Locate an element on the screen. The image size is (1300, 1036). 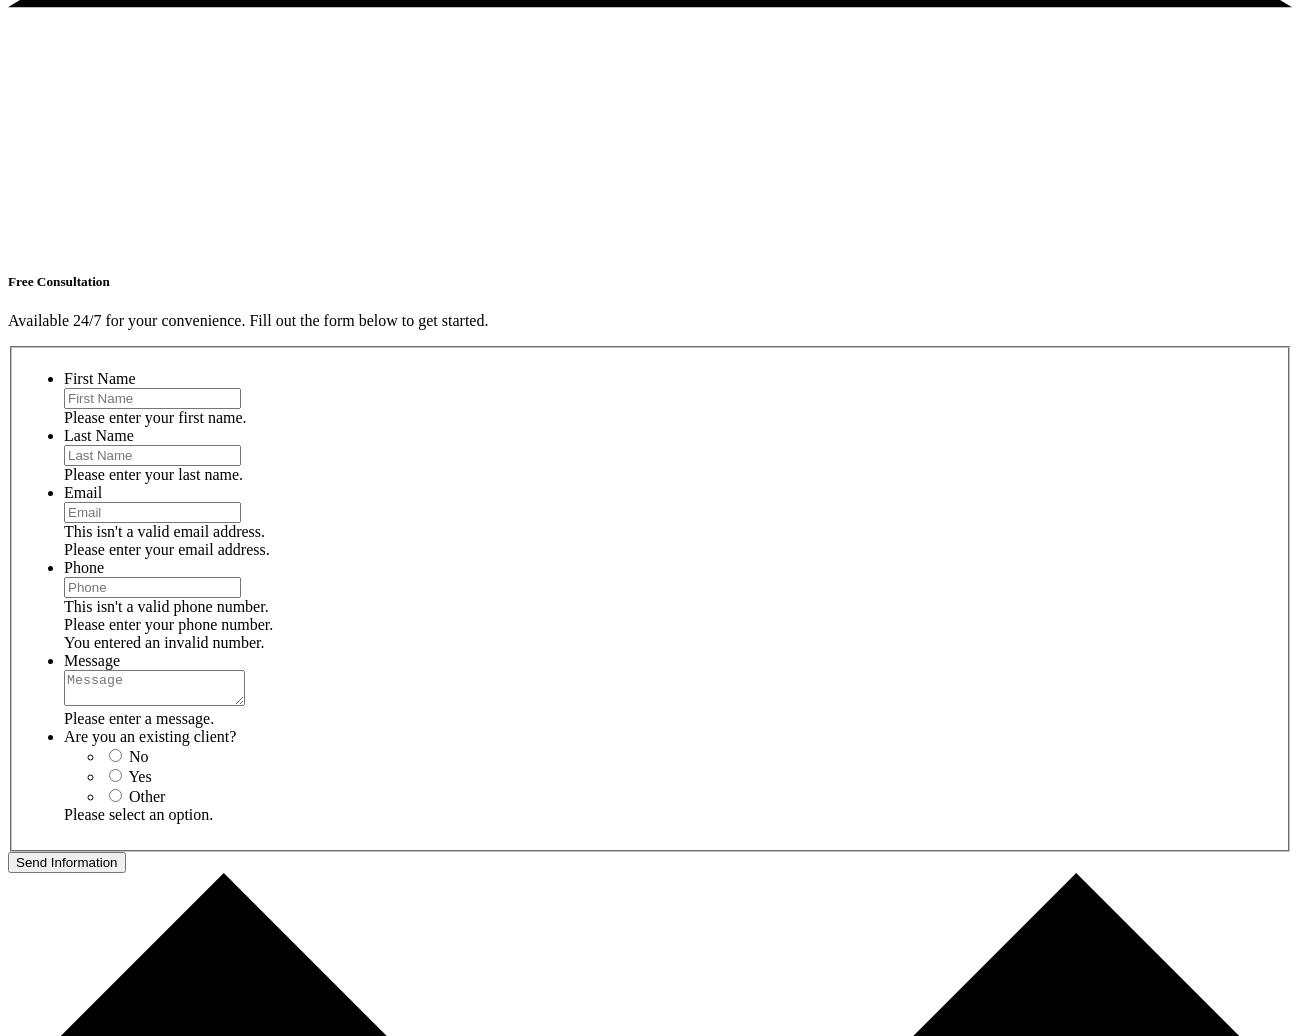
'Please enter your first name.' is located at coordinates (153, 416).